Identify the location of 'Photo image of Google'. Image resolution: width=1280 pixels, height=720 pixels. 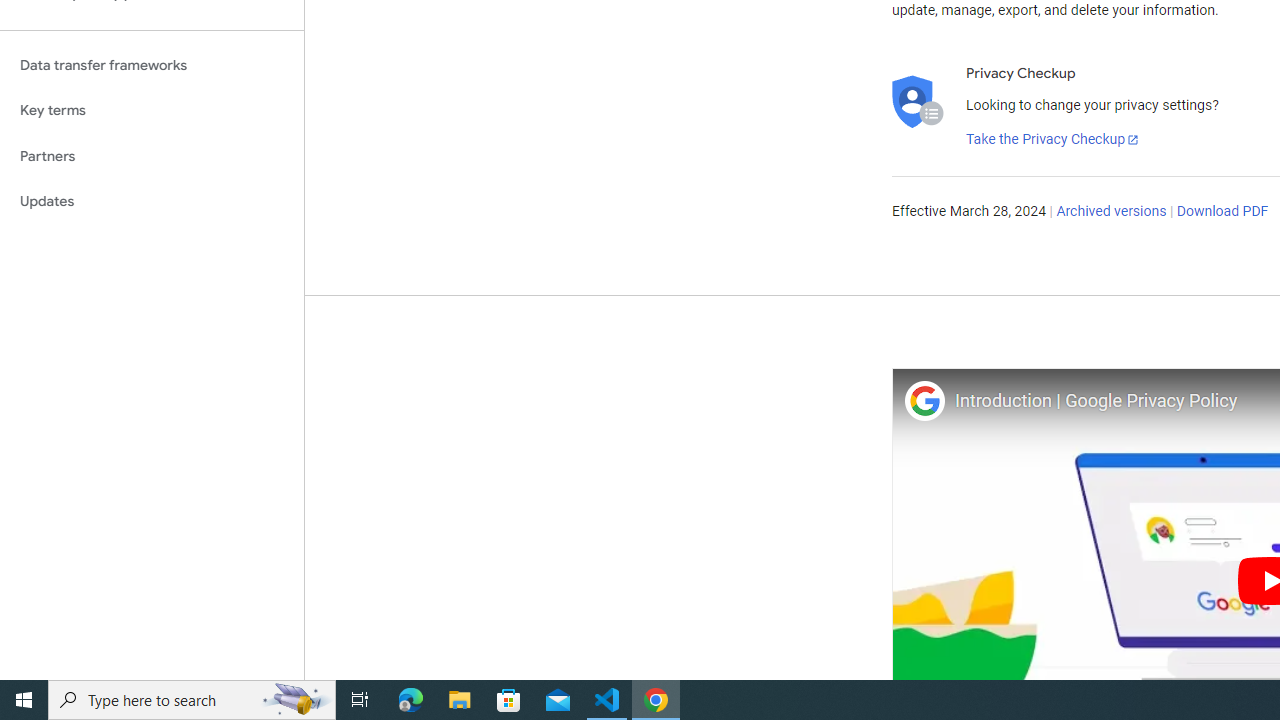
(923, 400).